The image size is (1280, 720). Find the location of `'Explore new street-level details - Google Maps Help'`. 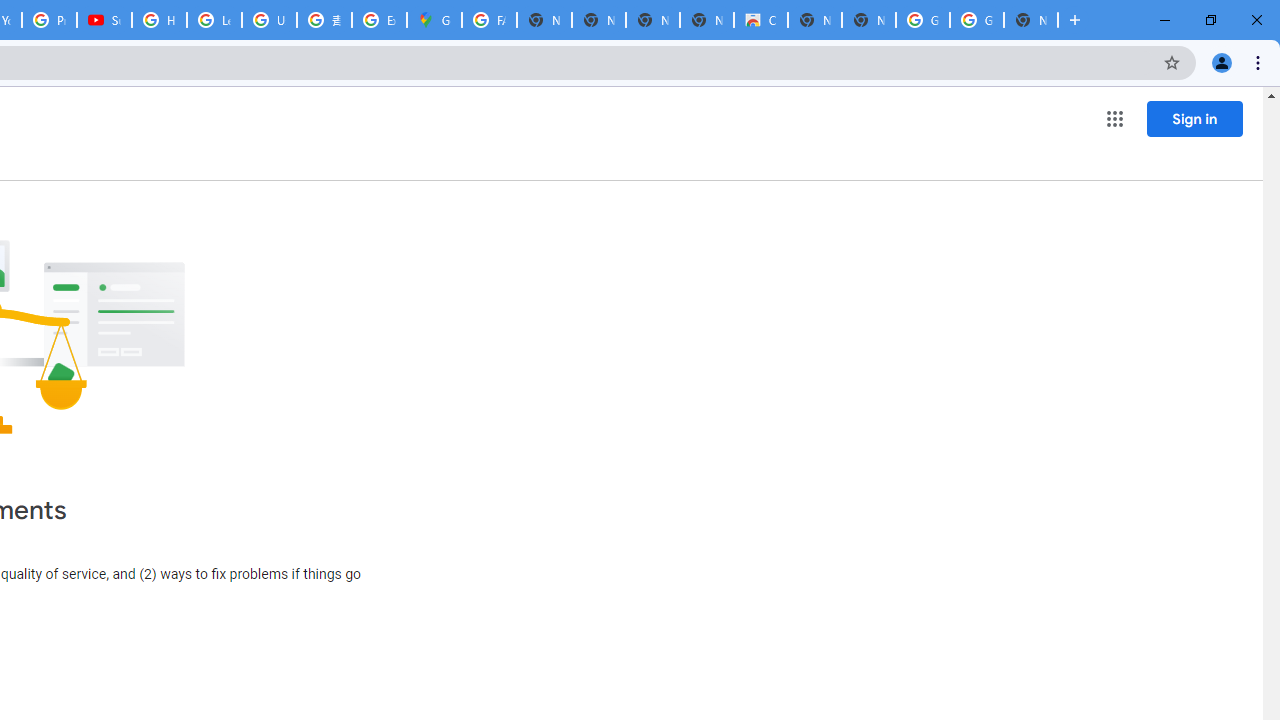

'Explore new street-level details - Google Maps Help' is located at coordinates (379, 20).